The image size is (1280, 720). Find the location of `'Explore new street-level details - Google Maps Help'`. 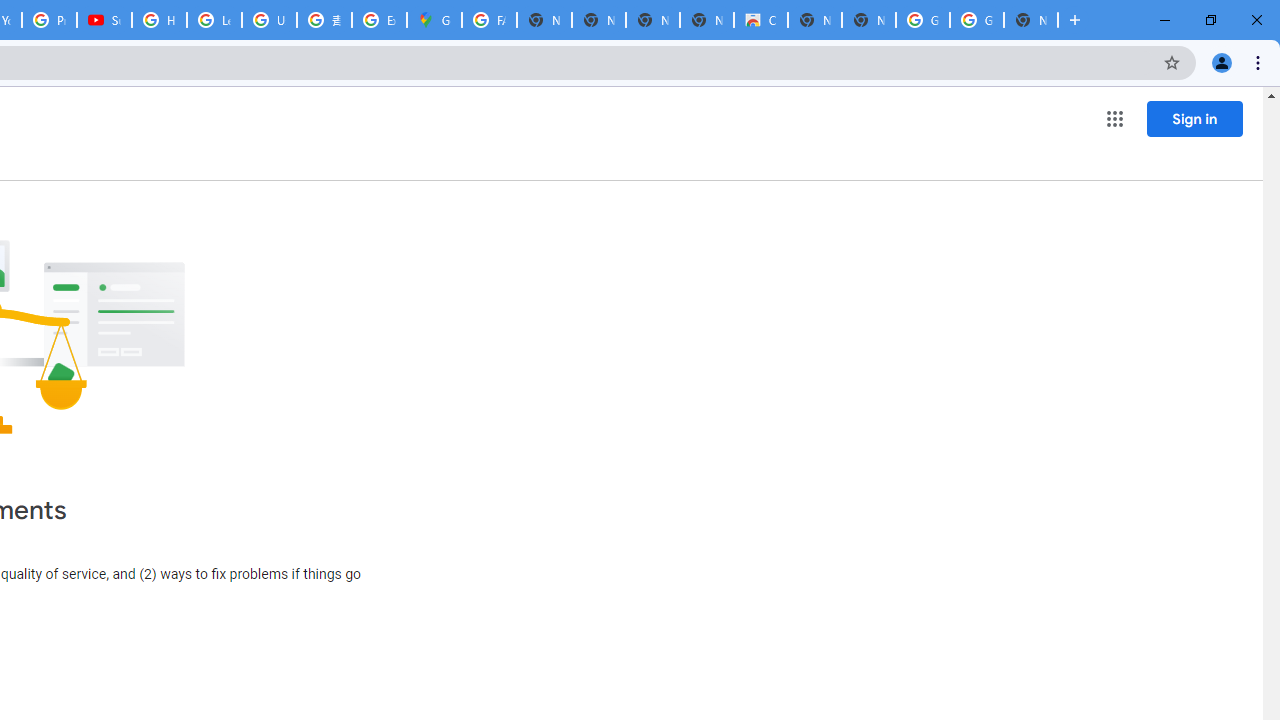

'Explore new street-level details - Google Maps Help' is located at coordinates (379, 20).